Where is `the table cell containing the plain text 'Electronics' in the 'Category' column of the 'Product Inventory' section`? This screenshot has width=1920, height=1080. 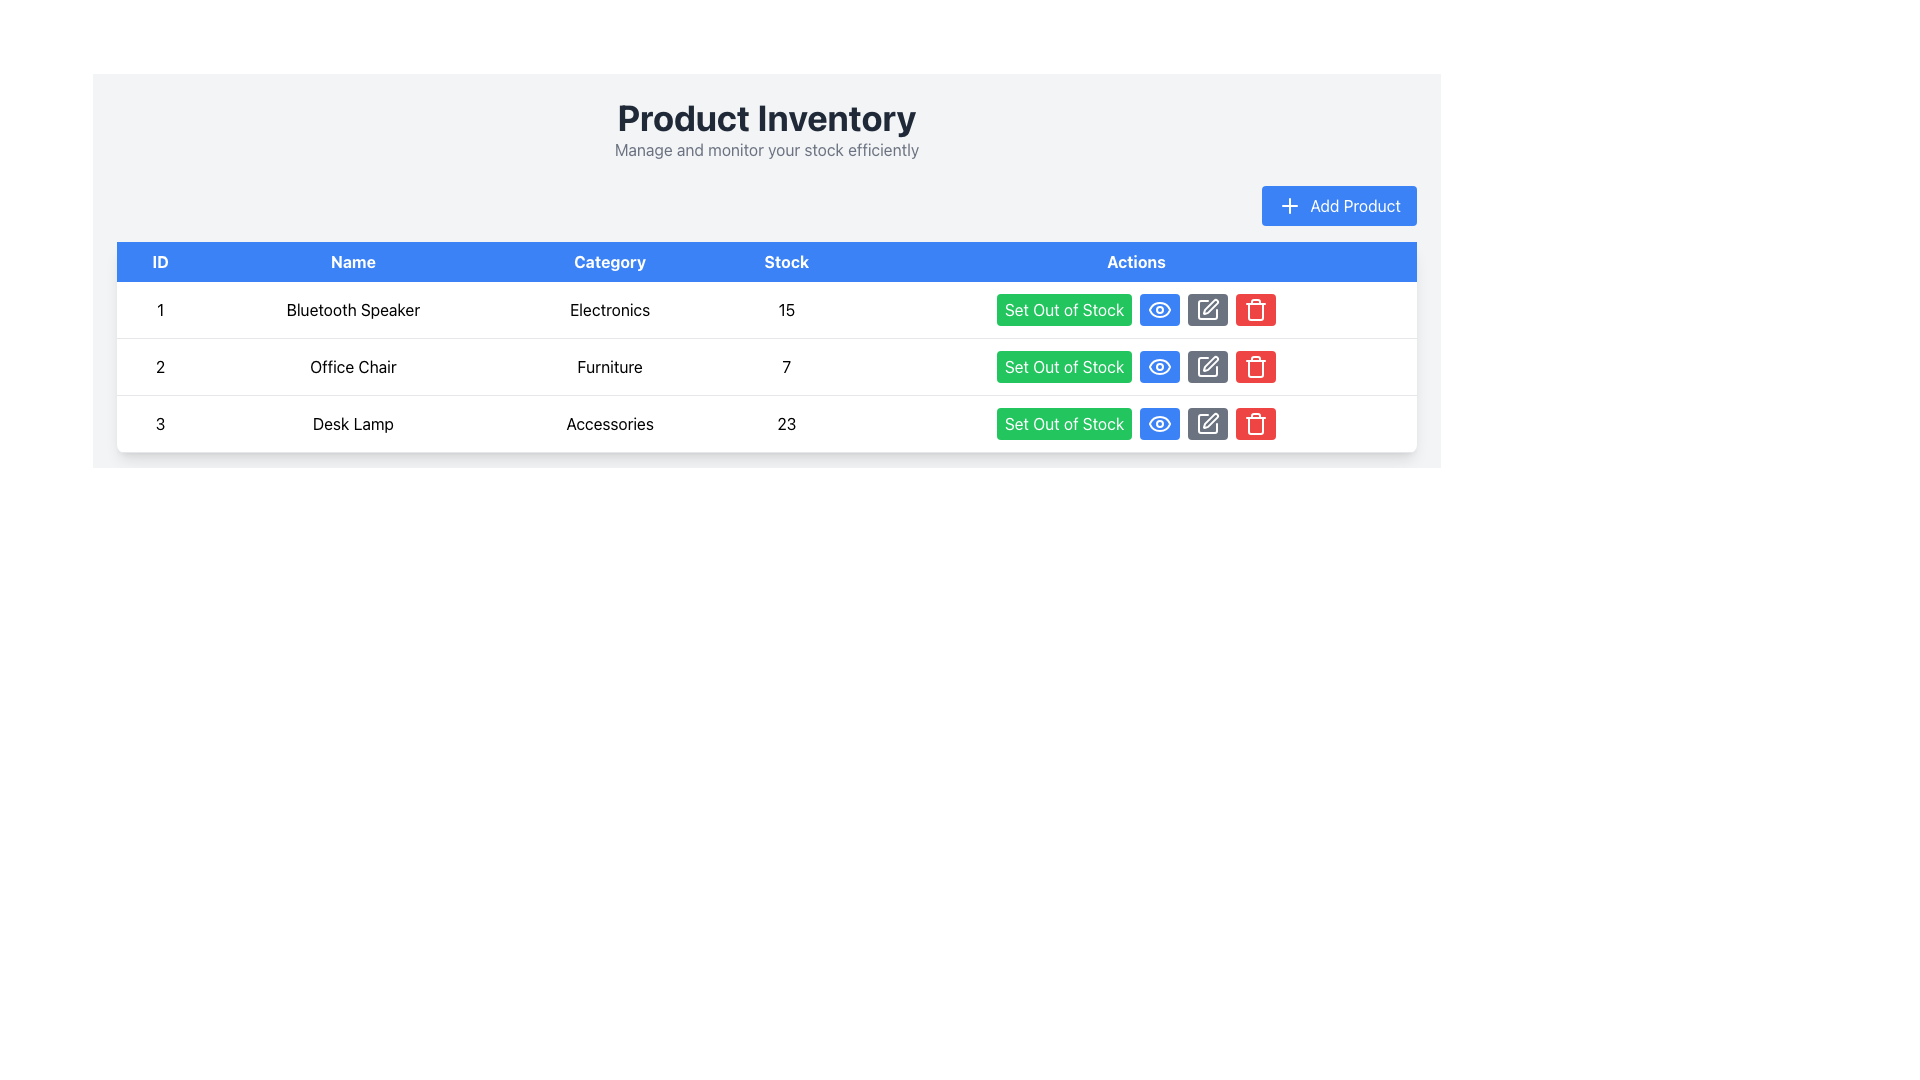
the table cell containing the plain text 'Electronics' in the 'Category' column of the 'Product Inventory' section is located at coordinates (609, 310).